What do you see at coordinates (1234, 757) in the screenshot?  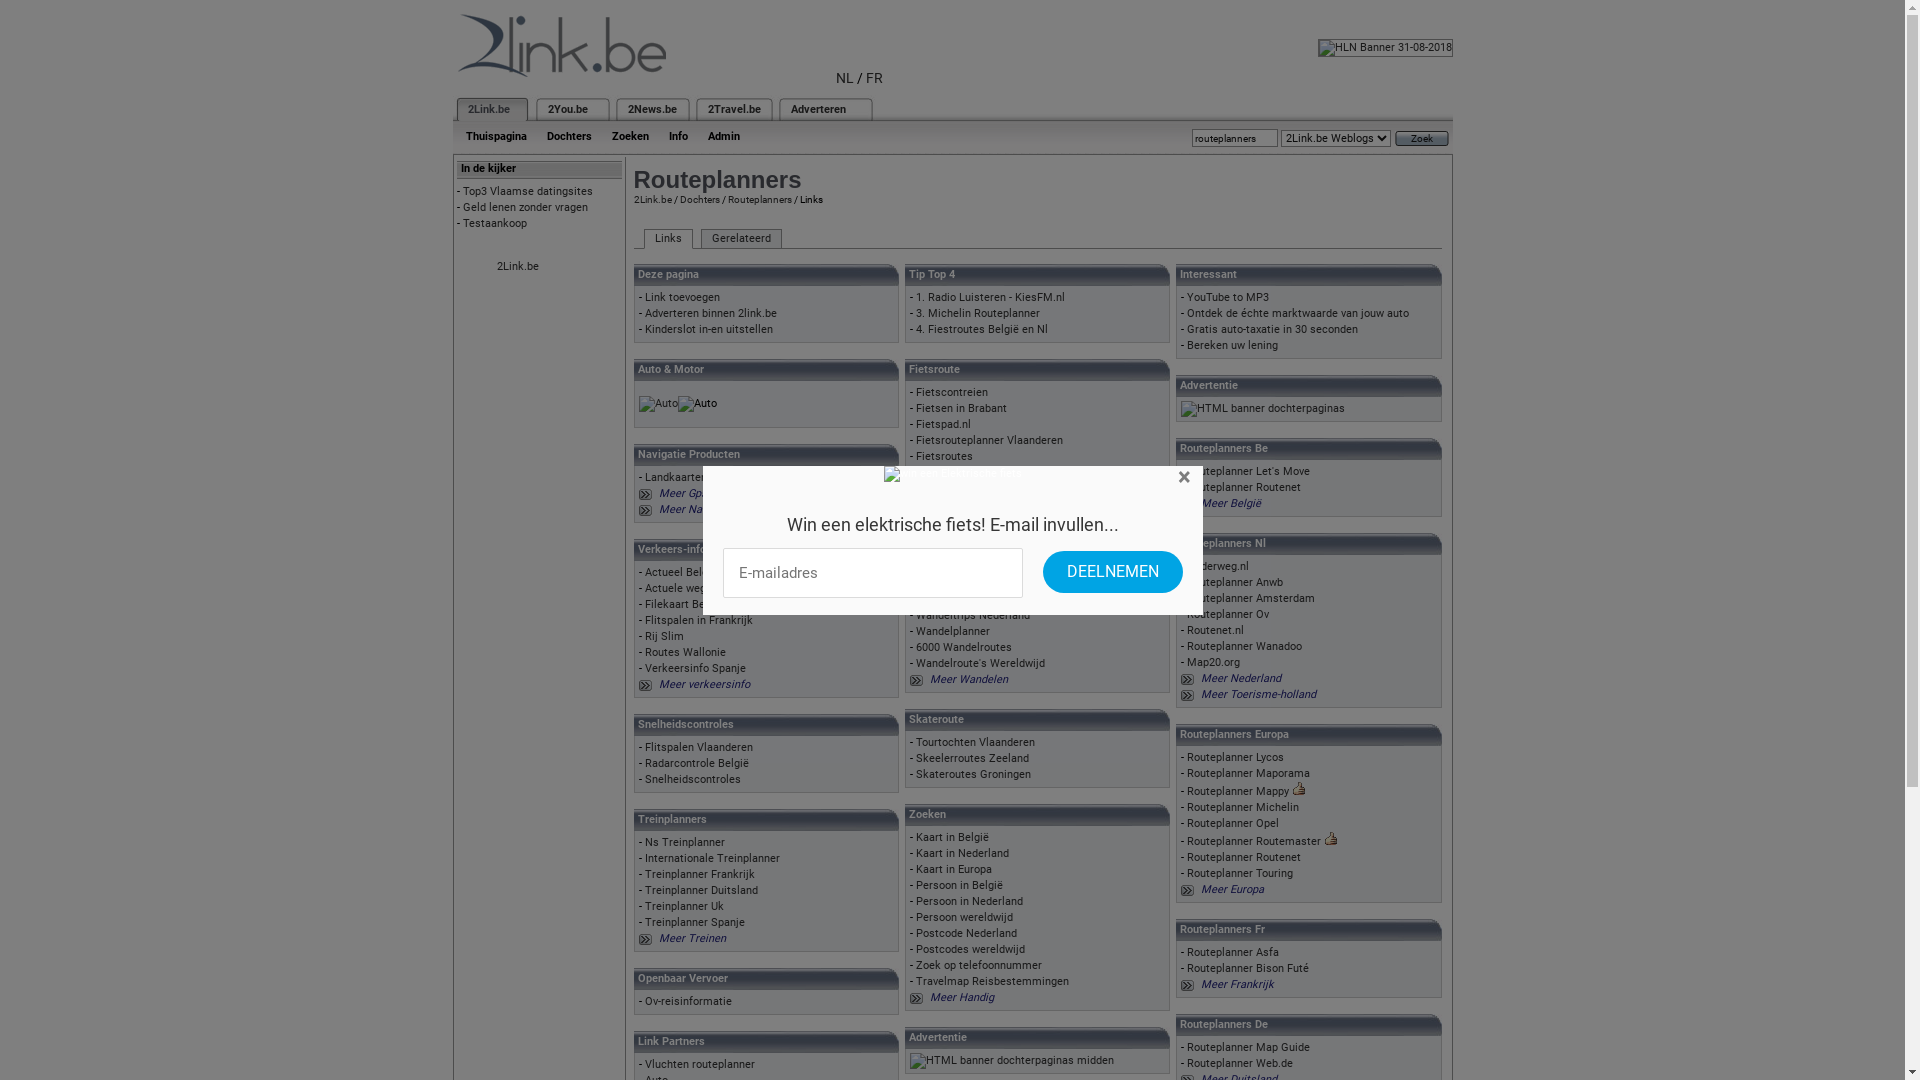 I see `'Routeplanner Lycos'` at bounding box center [1234, 757].